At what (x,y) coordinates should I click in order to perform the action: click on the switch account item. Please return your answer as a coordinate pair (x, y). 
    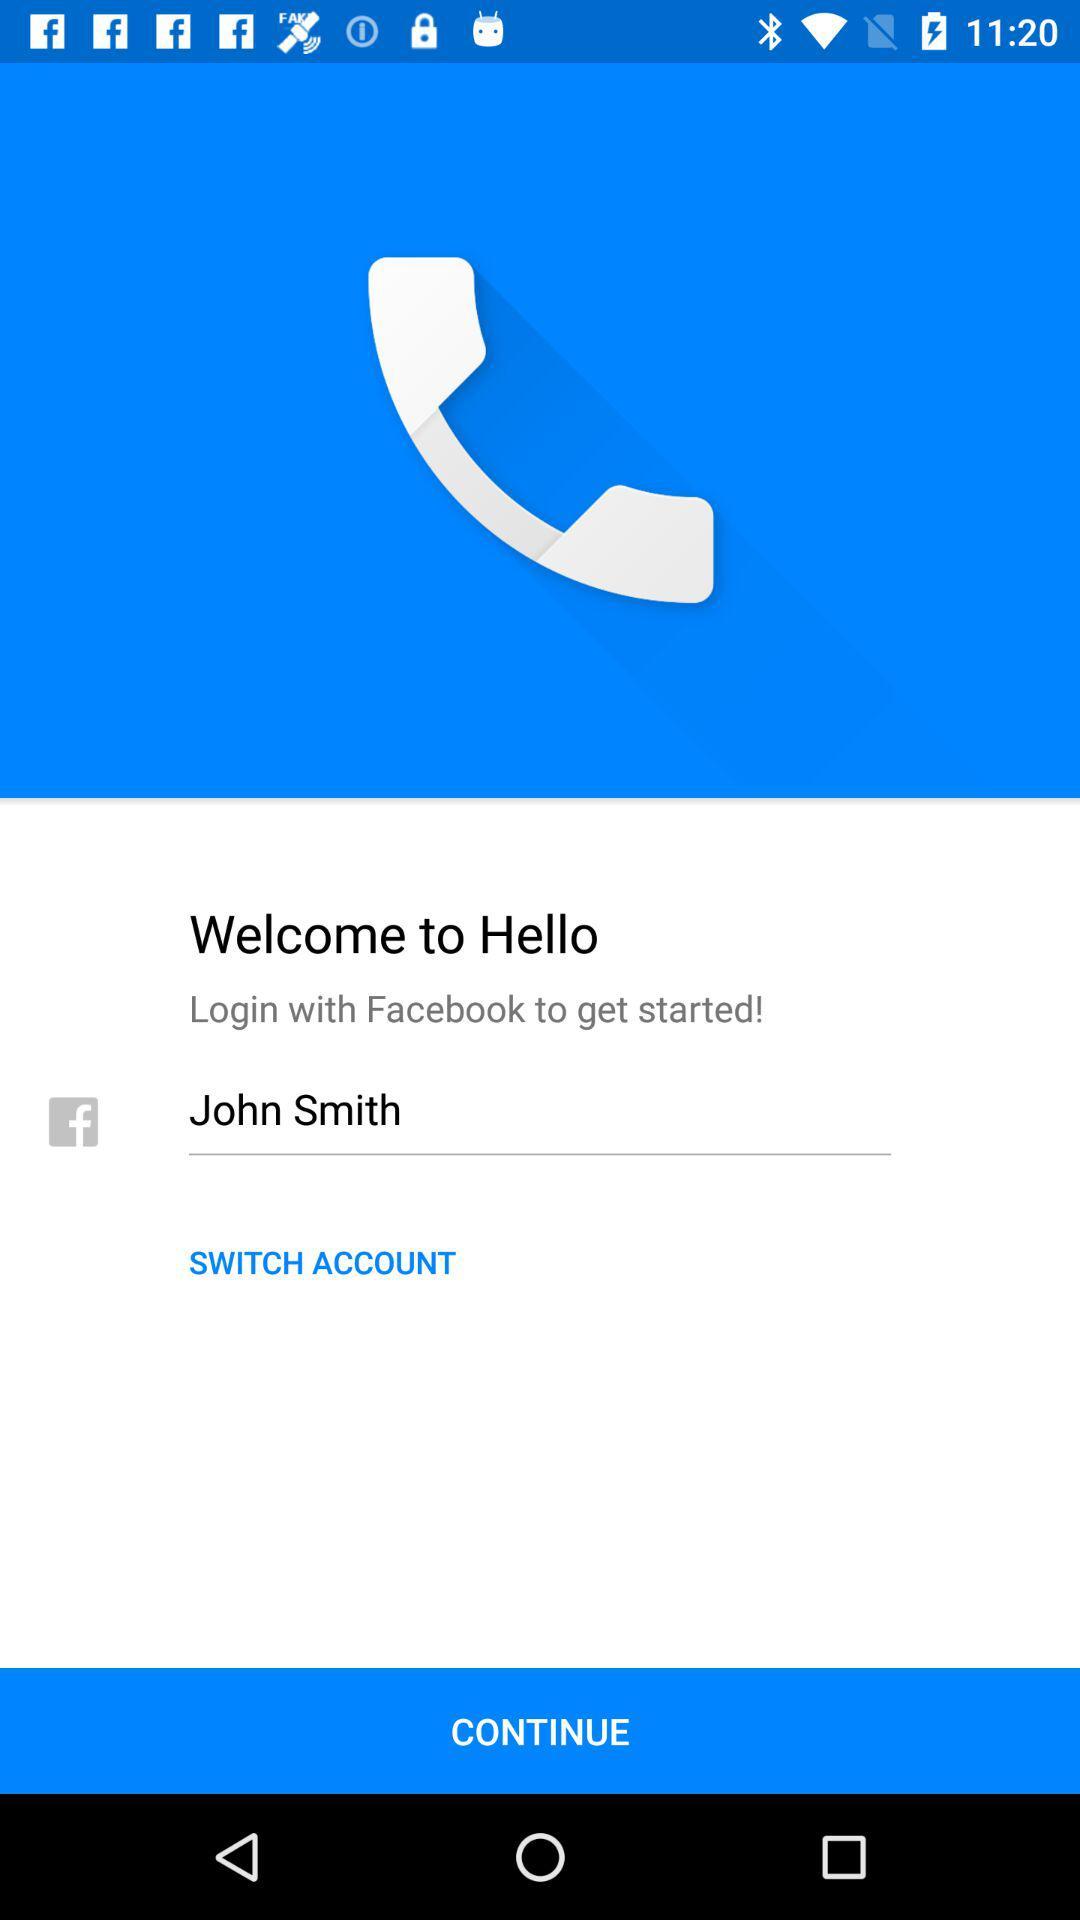
    Looking at the image, I should click on (540, 1260).